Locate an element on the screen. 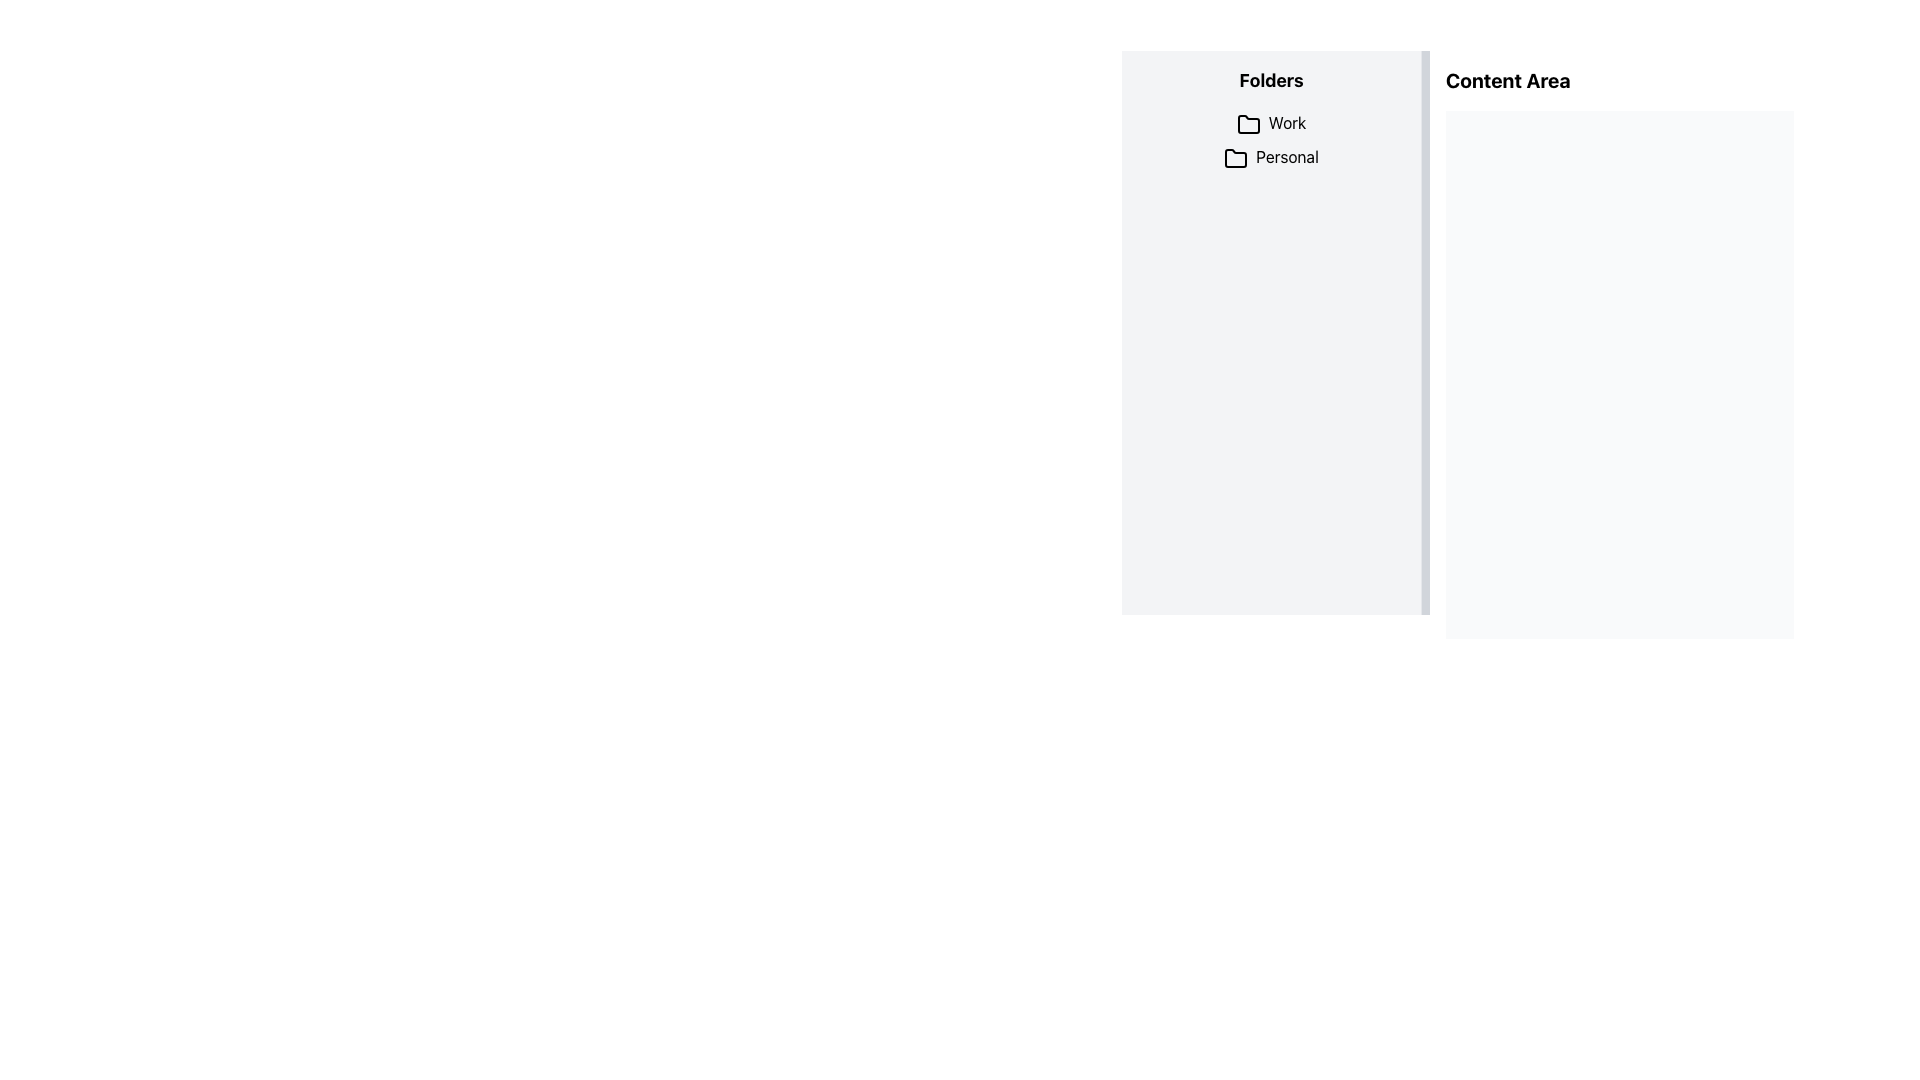  the 'Personal' folder text label located is located at coordinates (1270, 156).